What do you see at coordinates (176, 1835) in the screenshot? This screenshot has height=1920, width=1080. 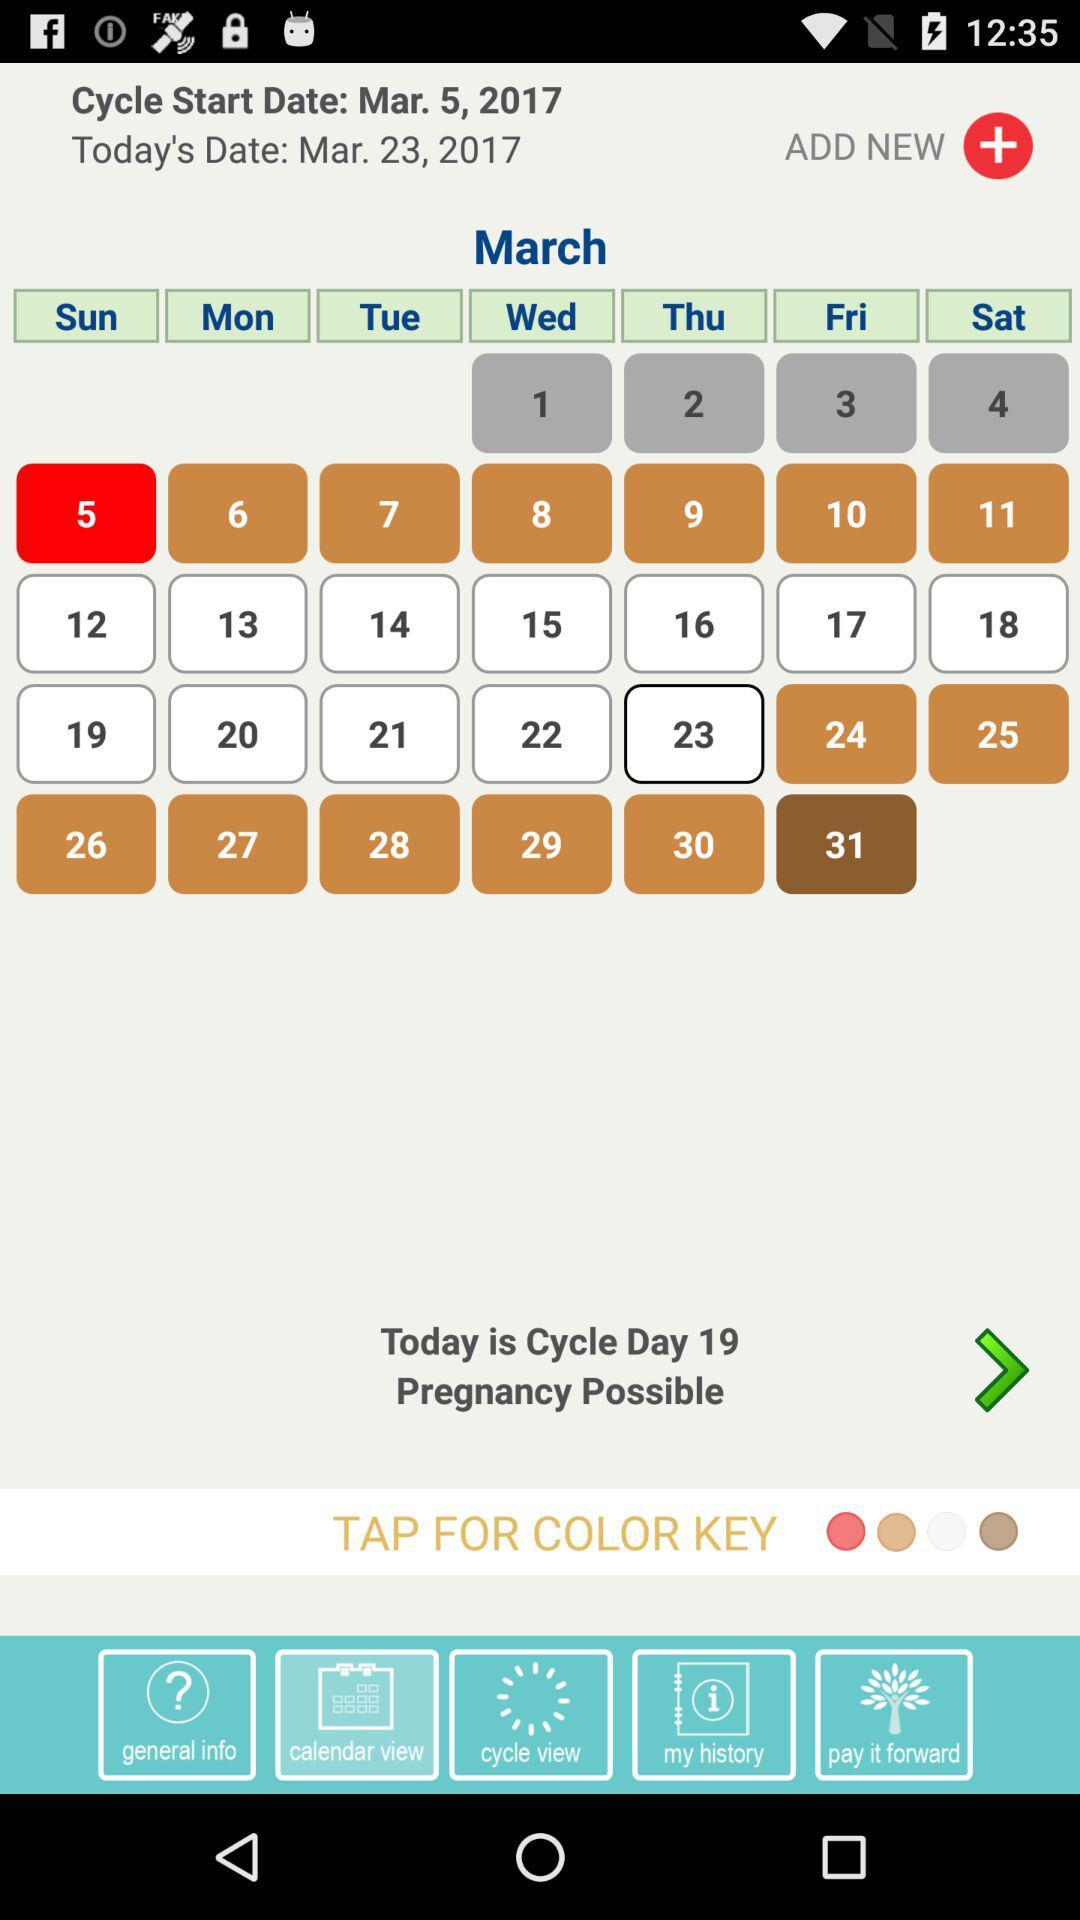 I see `the help icon` at bounding box center [176, 1835].